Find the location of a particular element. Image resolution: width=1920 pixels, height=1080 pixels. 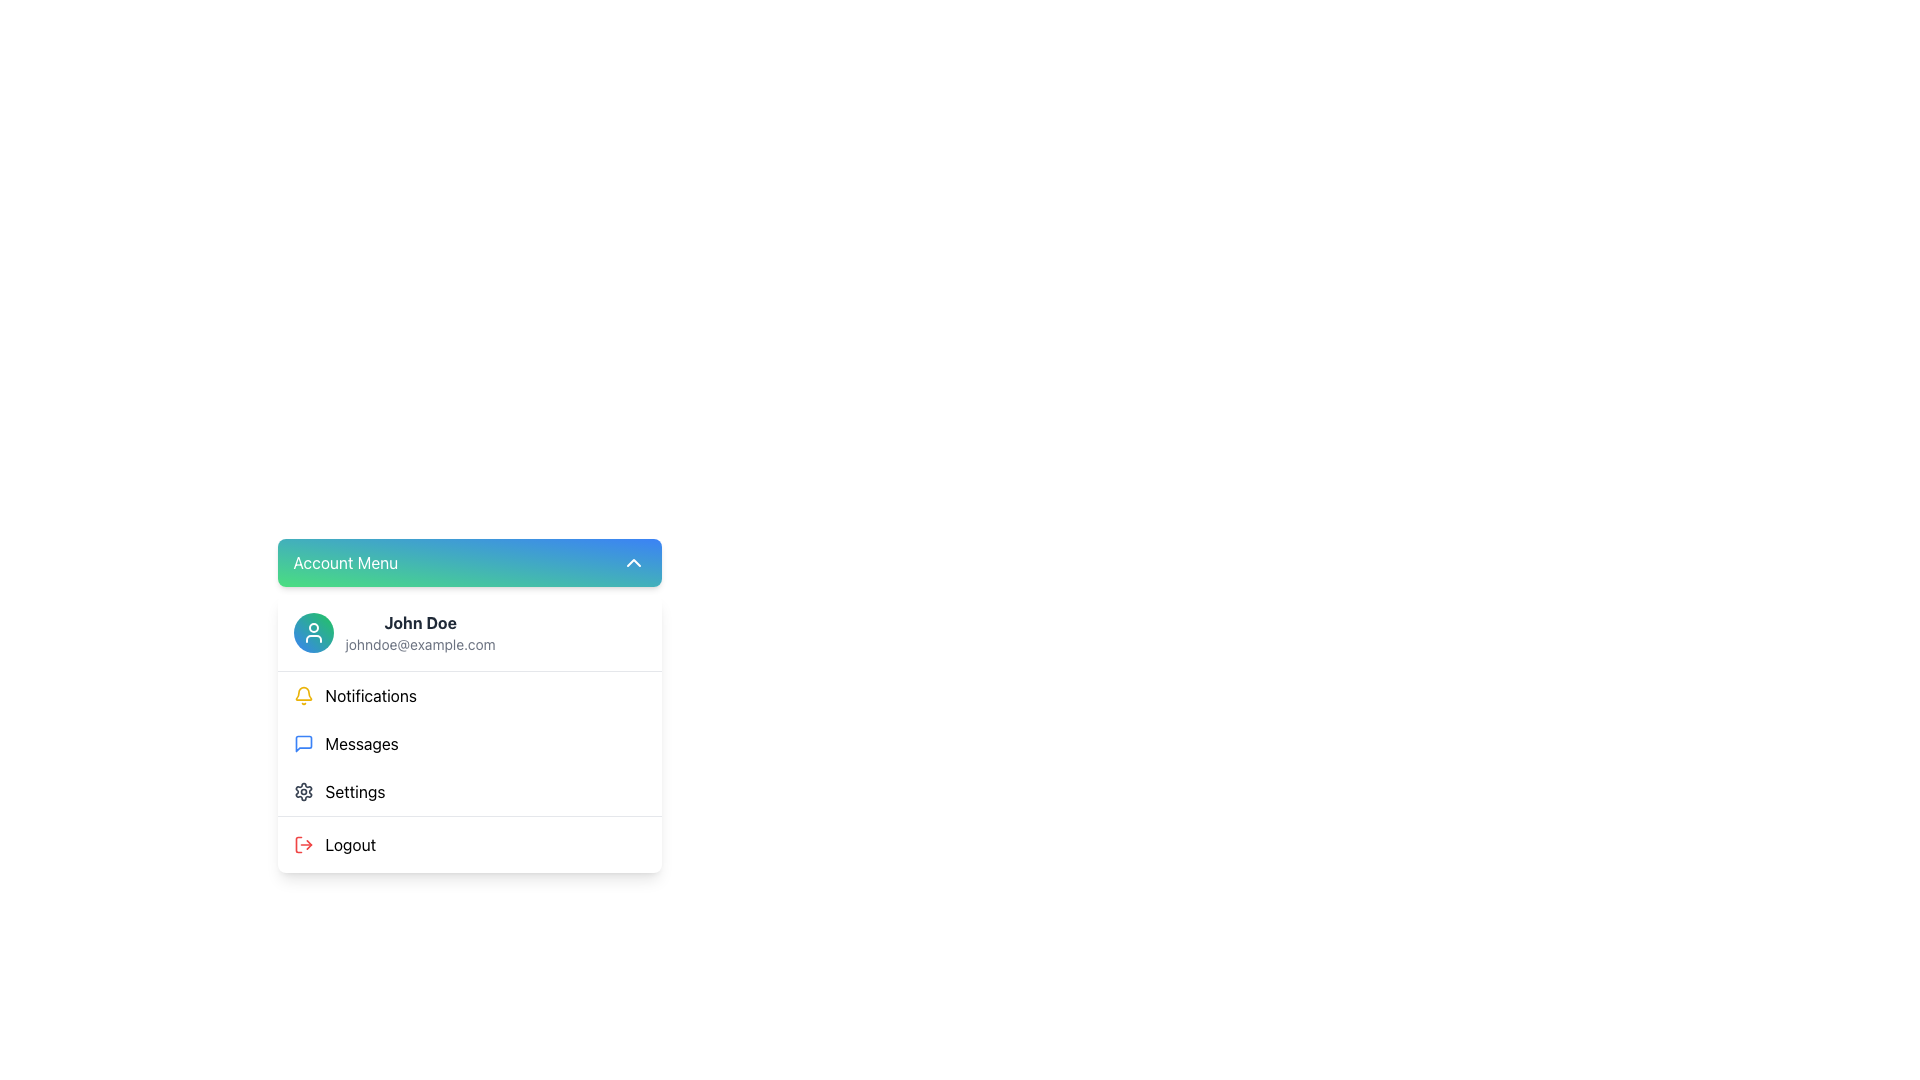

the bold text displaying 'John Doe' in dark gray color located in the user account menu under the 'Account Menu' heading is located at coordinates (419, 622).